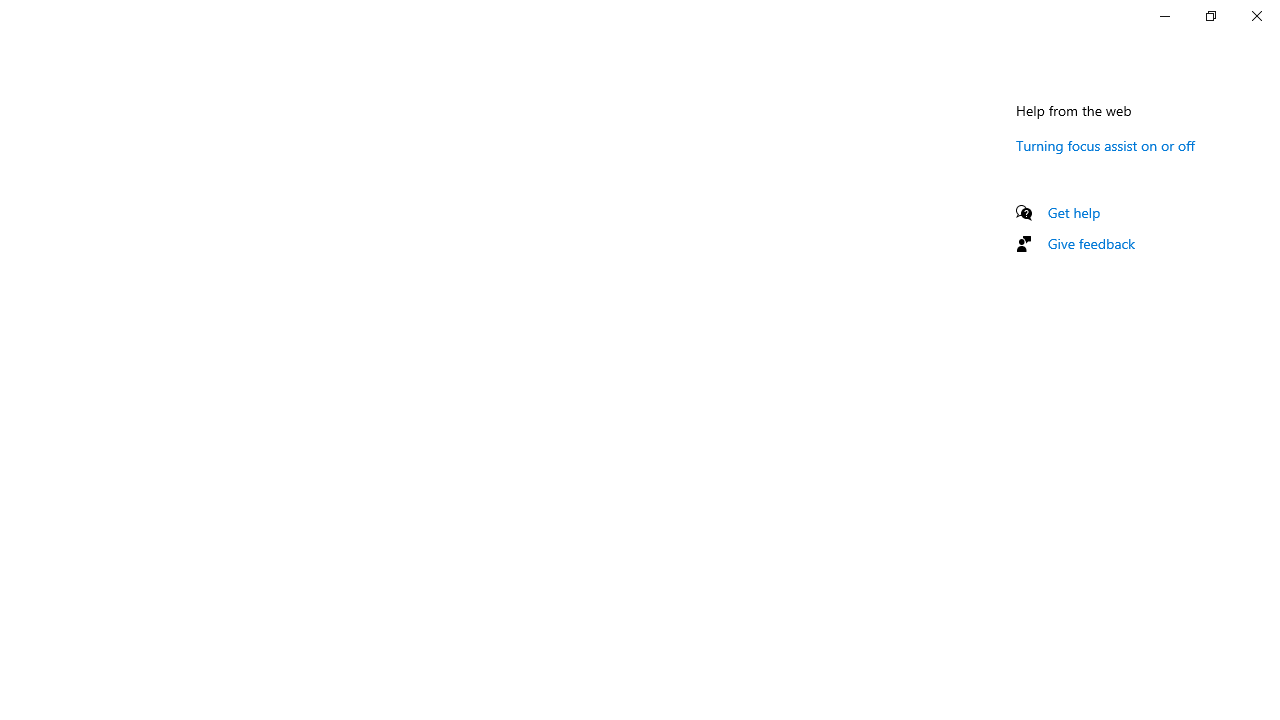 The height and width of the screenshot is (720, 1280). What do you see at coordinates (1090, 242) in the screenshot?
I see `'Give feedback'` at bounding box center [1090, 242].